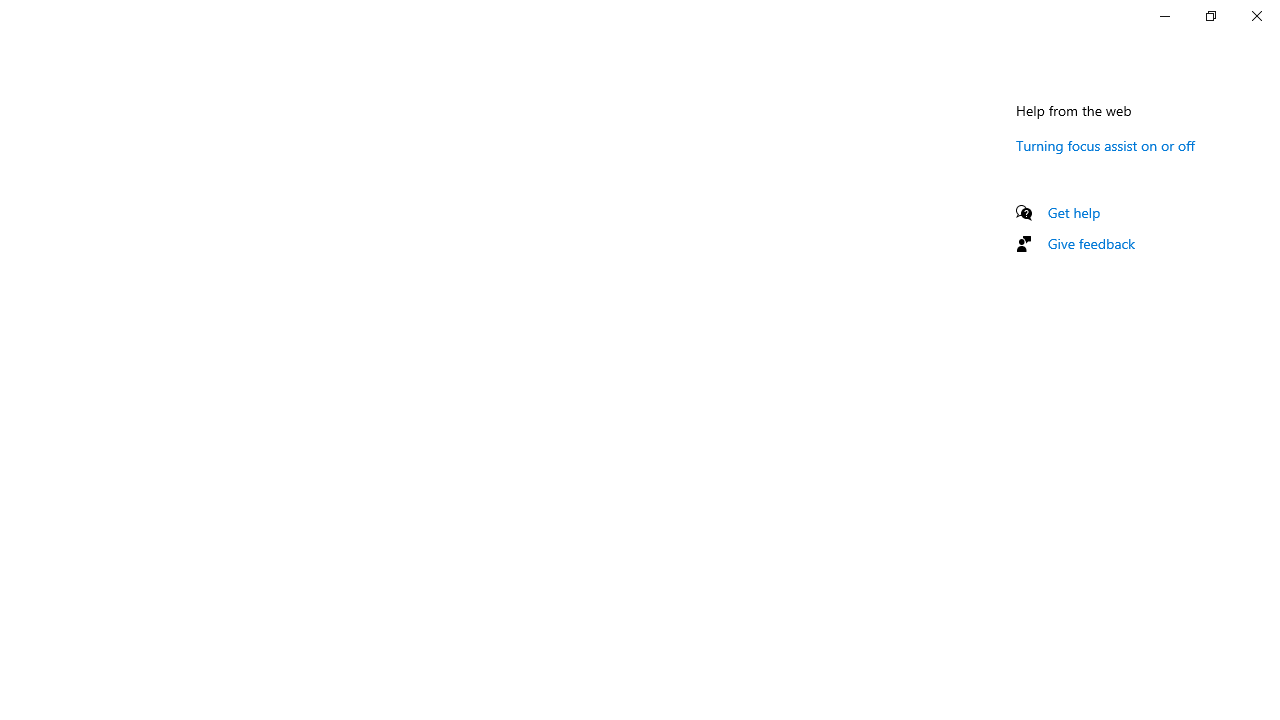 The height and width of the screenshot is (720, 1280). What do you see at coordinates (1090, 242) in the screenshot?
I see `'Give feedback'` at bounding box center [1090, 242].